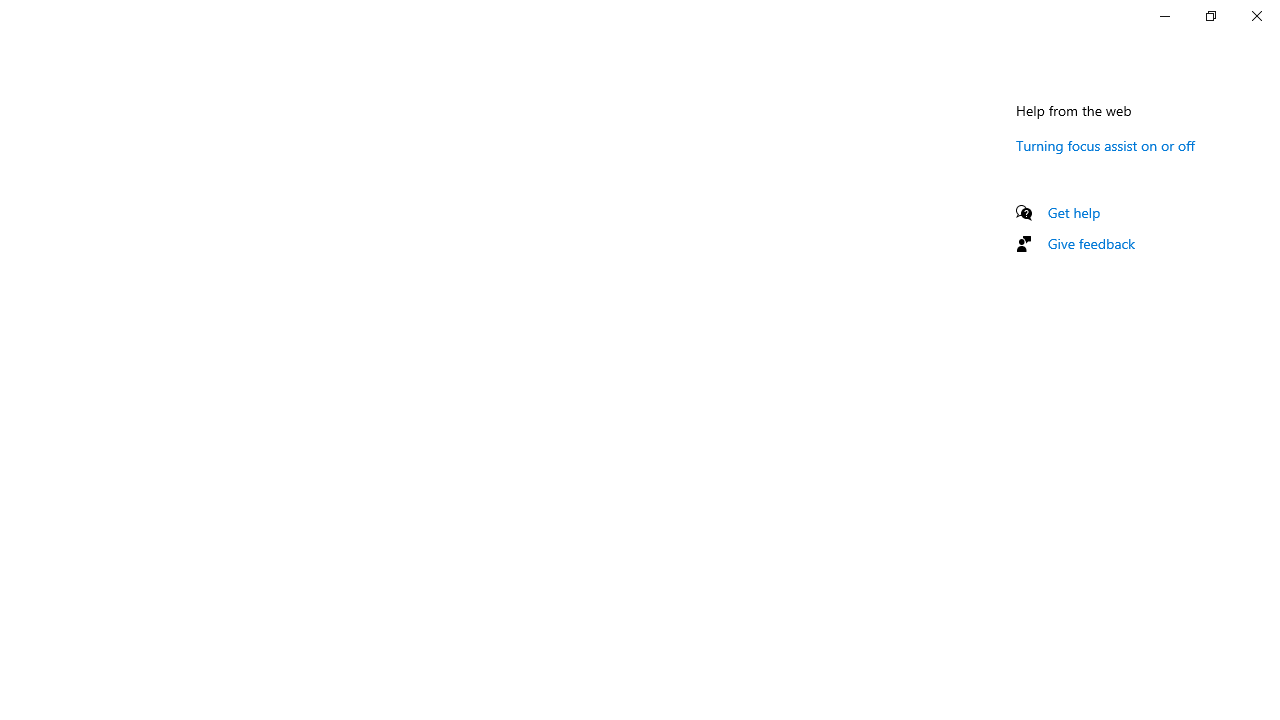 The height and width of the screenshot is (720, 1280). What do you see at coordinates (1090, 242) in the screenshot?
I see `'Give feedback'` at bounding box center [1090, 242].